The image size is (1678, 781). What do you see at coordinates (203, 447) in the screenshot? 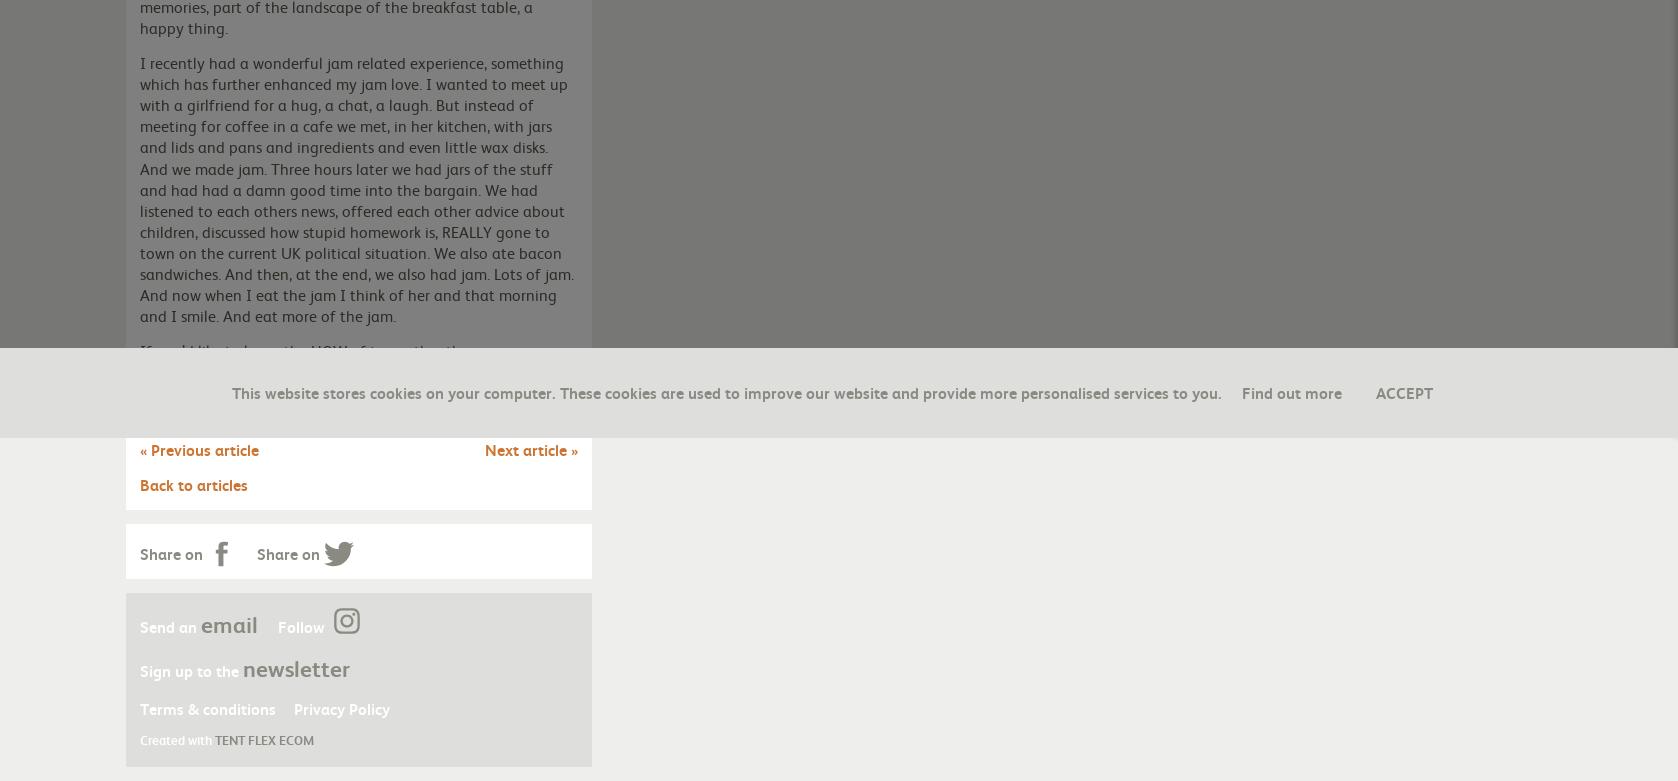
I see `'Previous article'` at bounding box center [203, 447].